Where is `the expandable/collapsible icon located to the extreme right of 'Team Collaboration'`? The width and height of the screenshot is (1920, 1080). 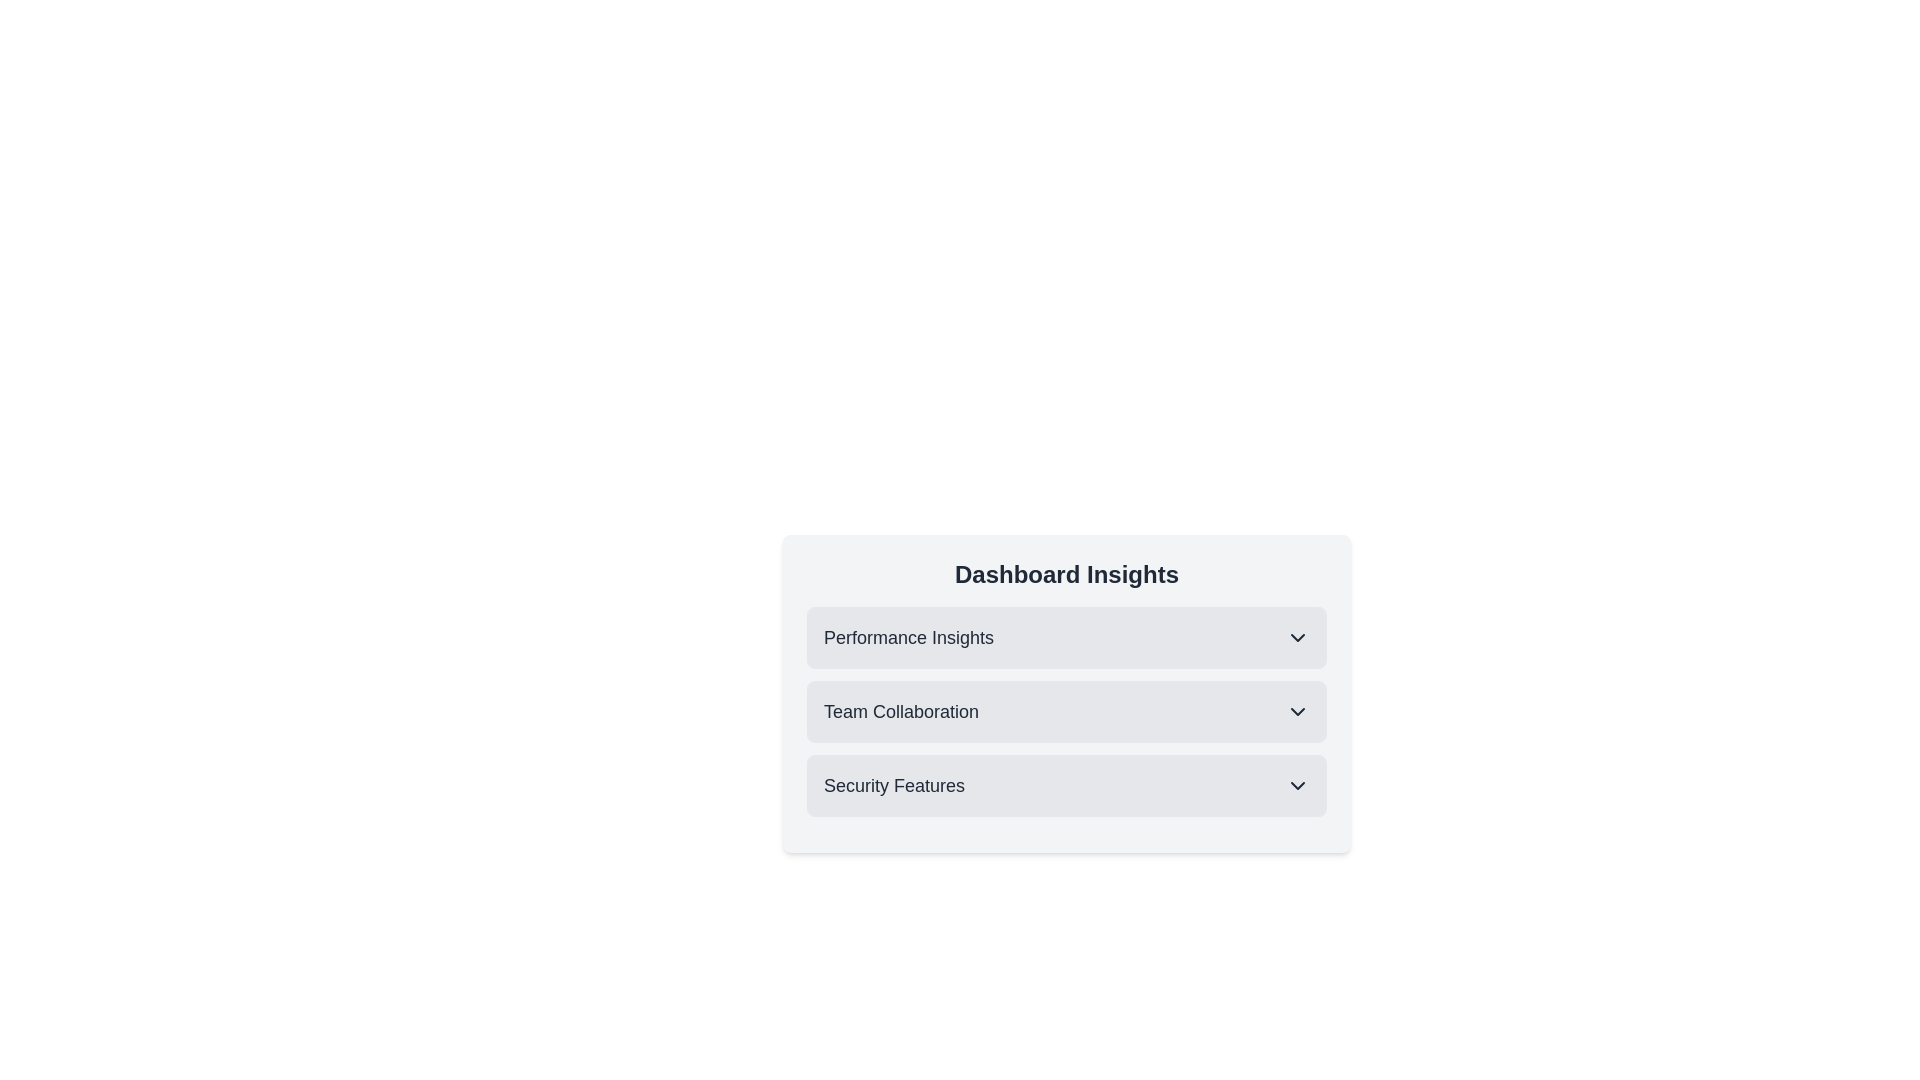
the expandable/collapsible icon located to the extreme right of 'Team Collaboration' is located at coordinates (1297, 711).